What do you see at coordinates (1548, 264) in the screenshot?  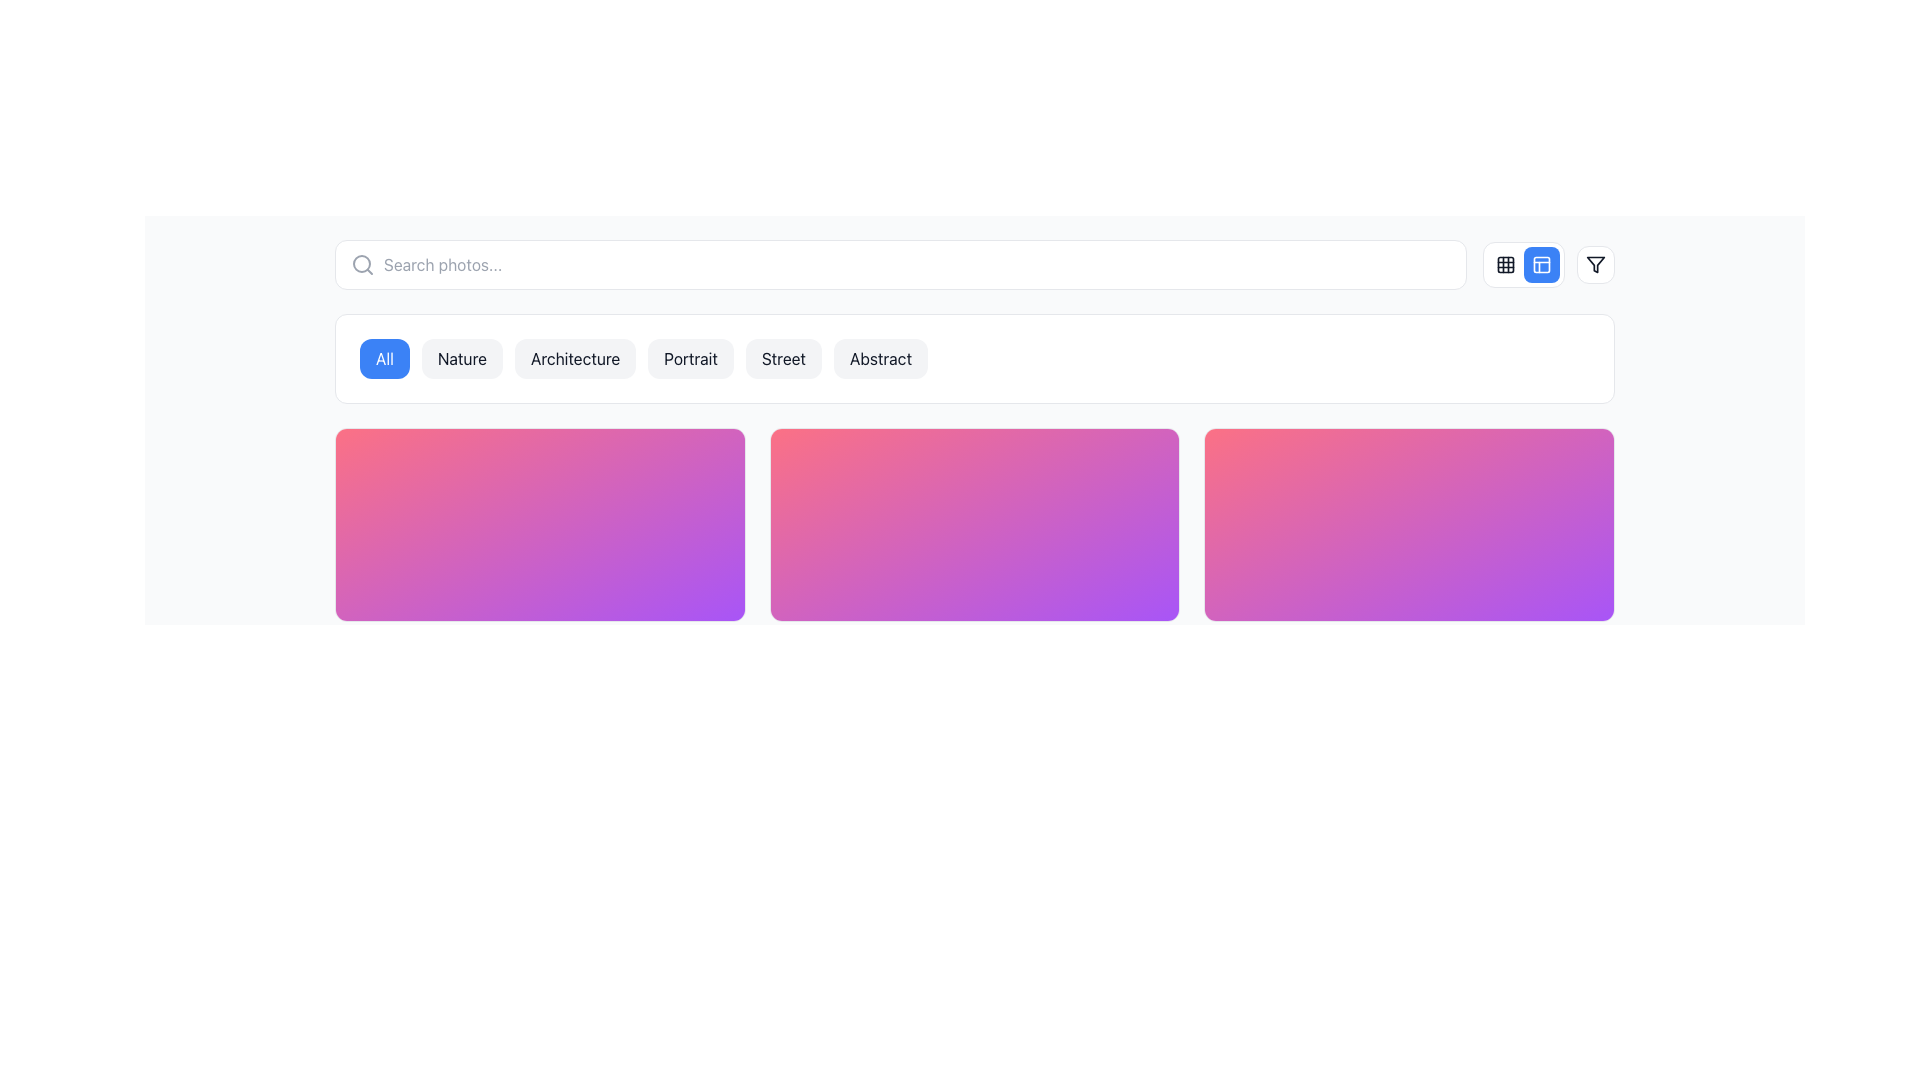 I see `the middle button with a blue background and white text` at bounding box center [1548, 264].